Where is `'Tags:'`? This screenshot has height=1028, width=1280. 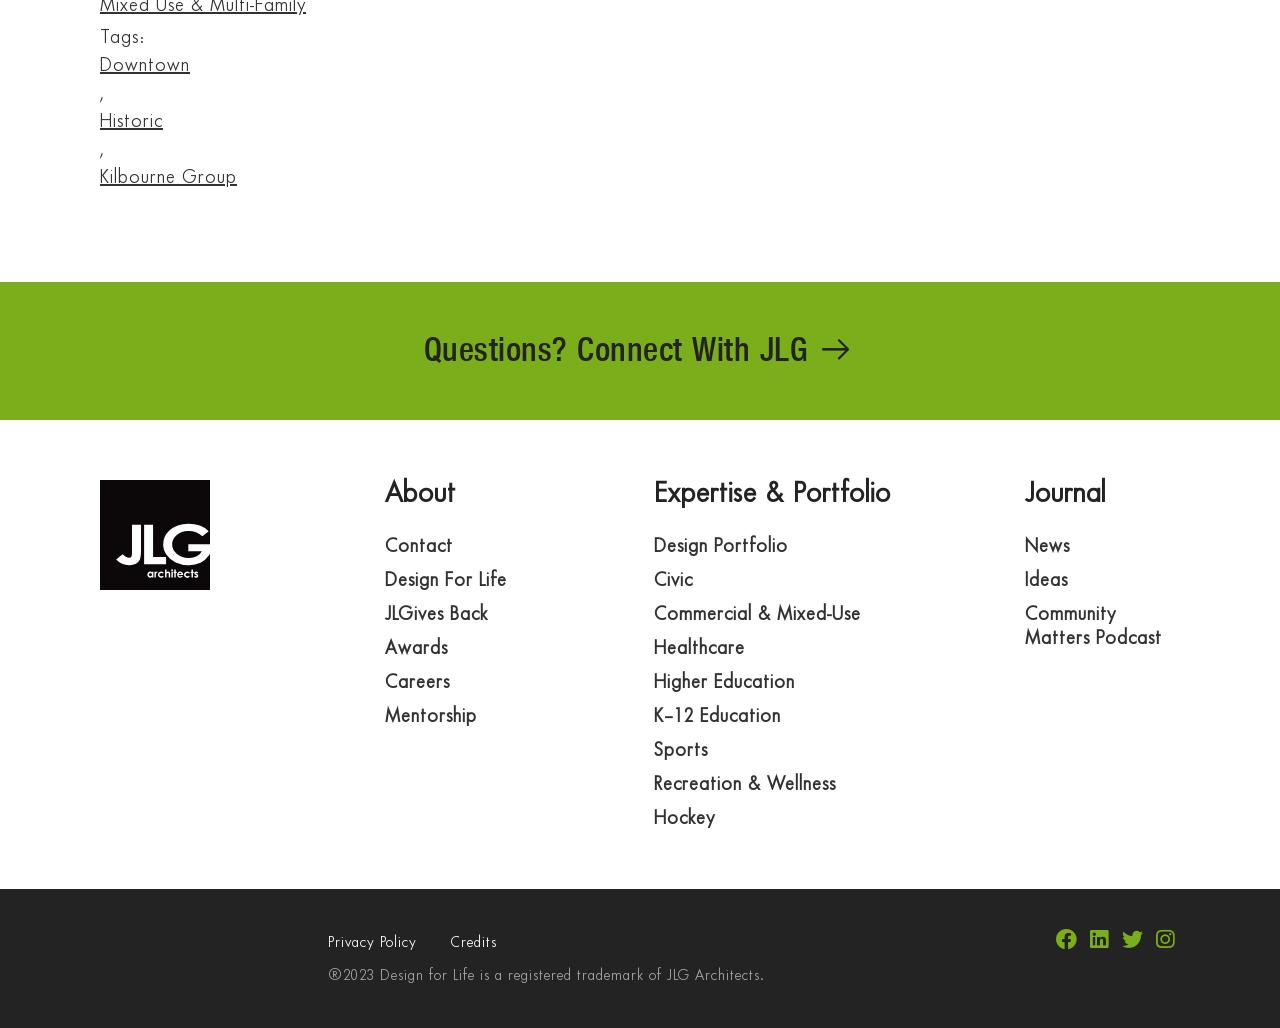 'Tags:' is located at coordinates (98, 37).